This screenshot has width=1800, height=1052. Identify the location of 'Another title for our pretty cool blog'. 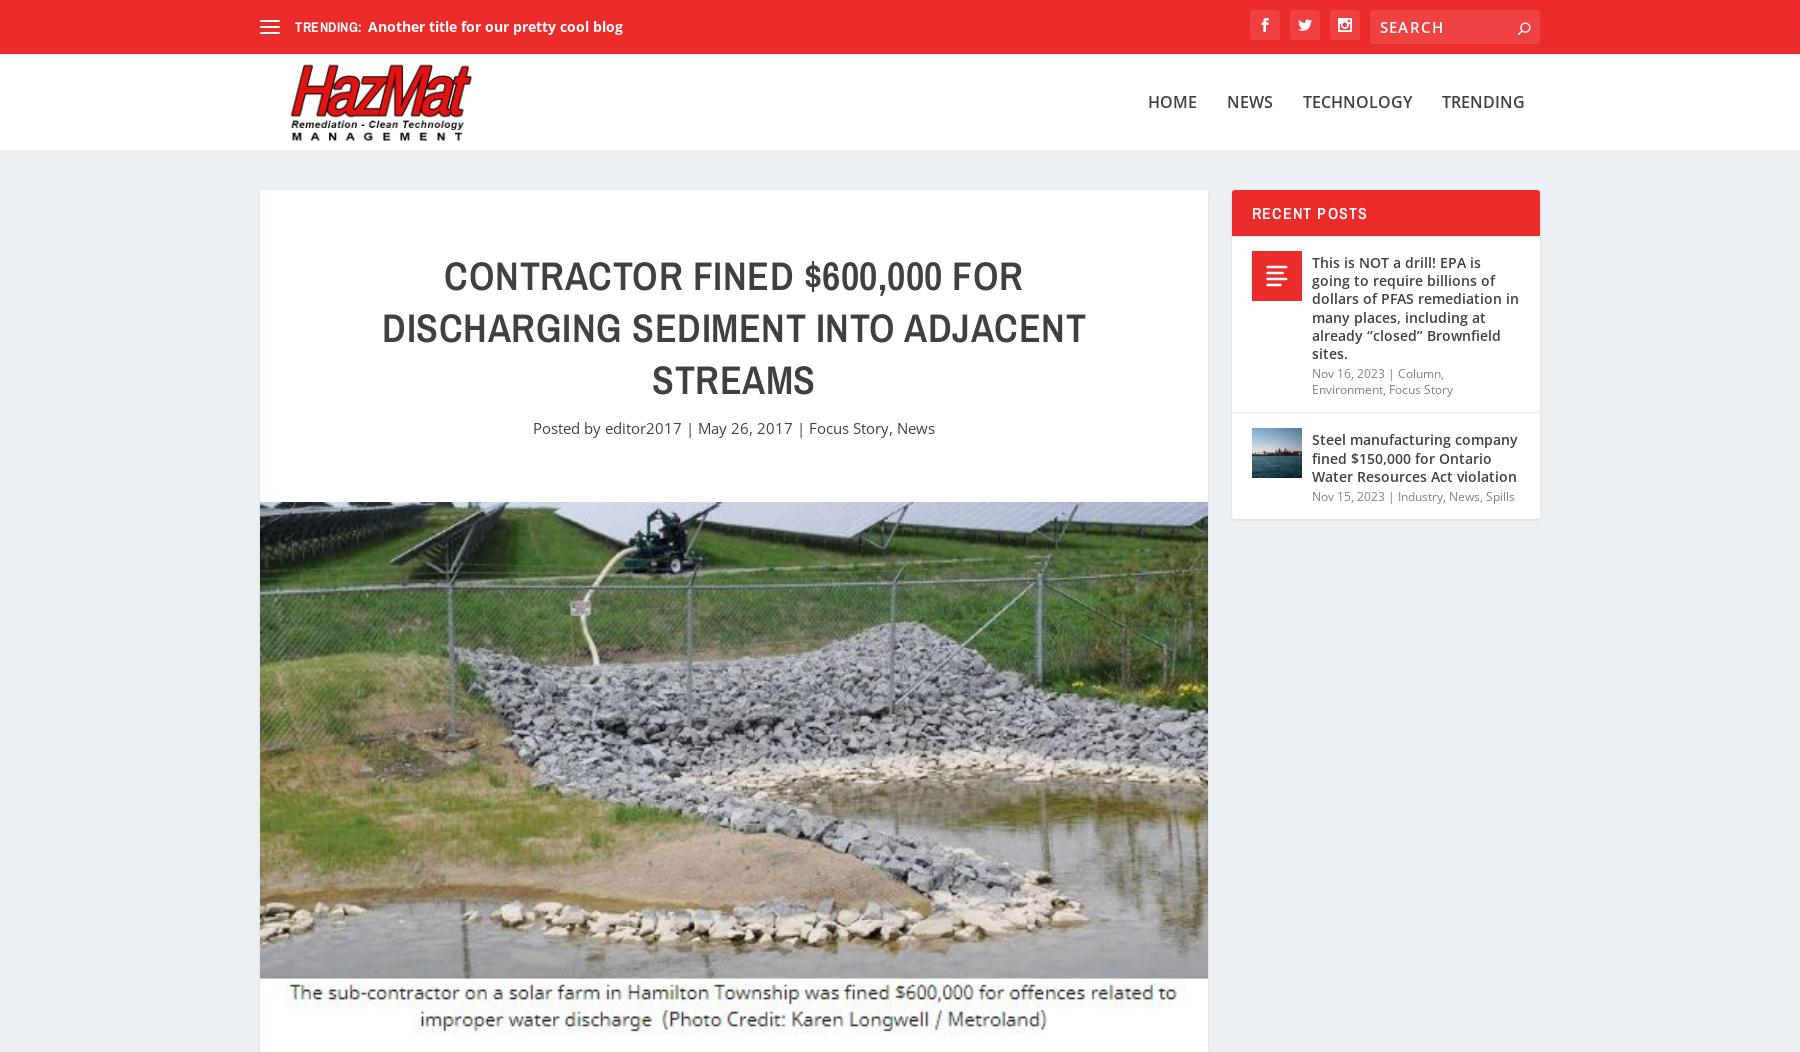
(493, 25).